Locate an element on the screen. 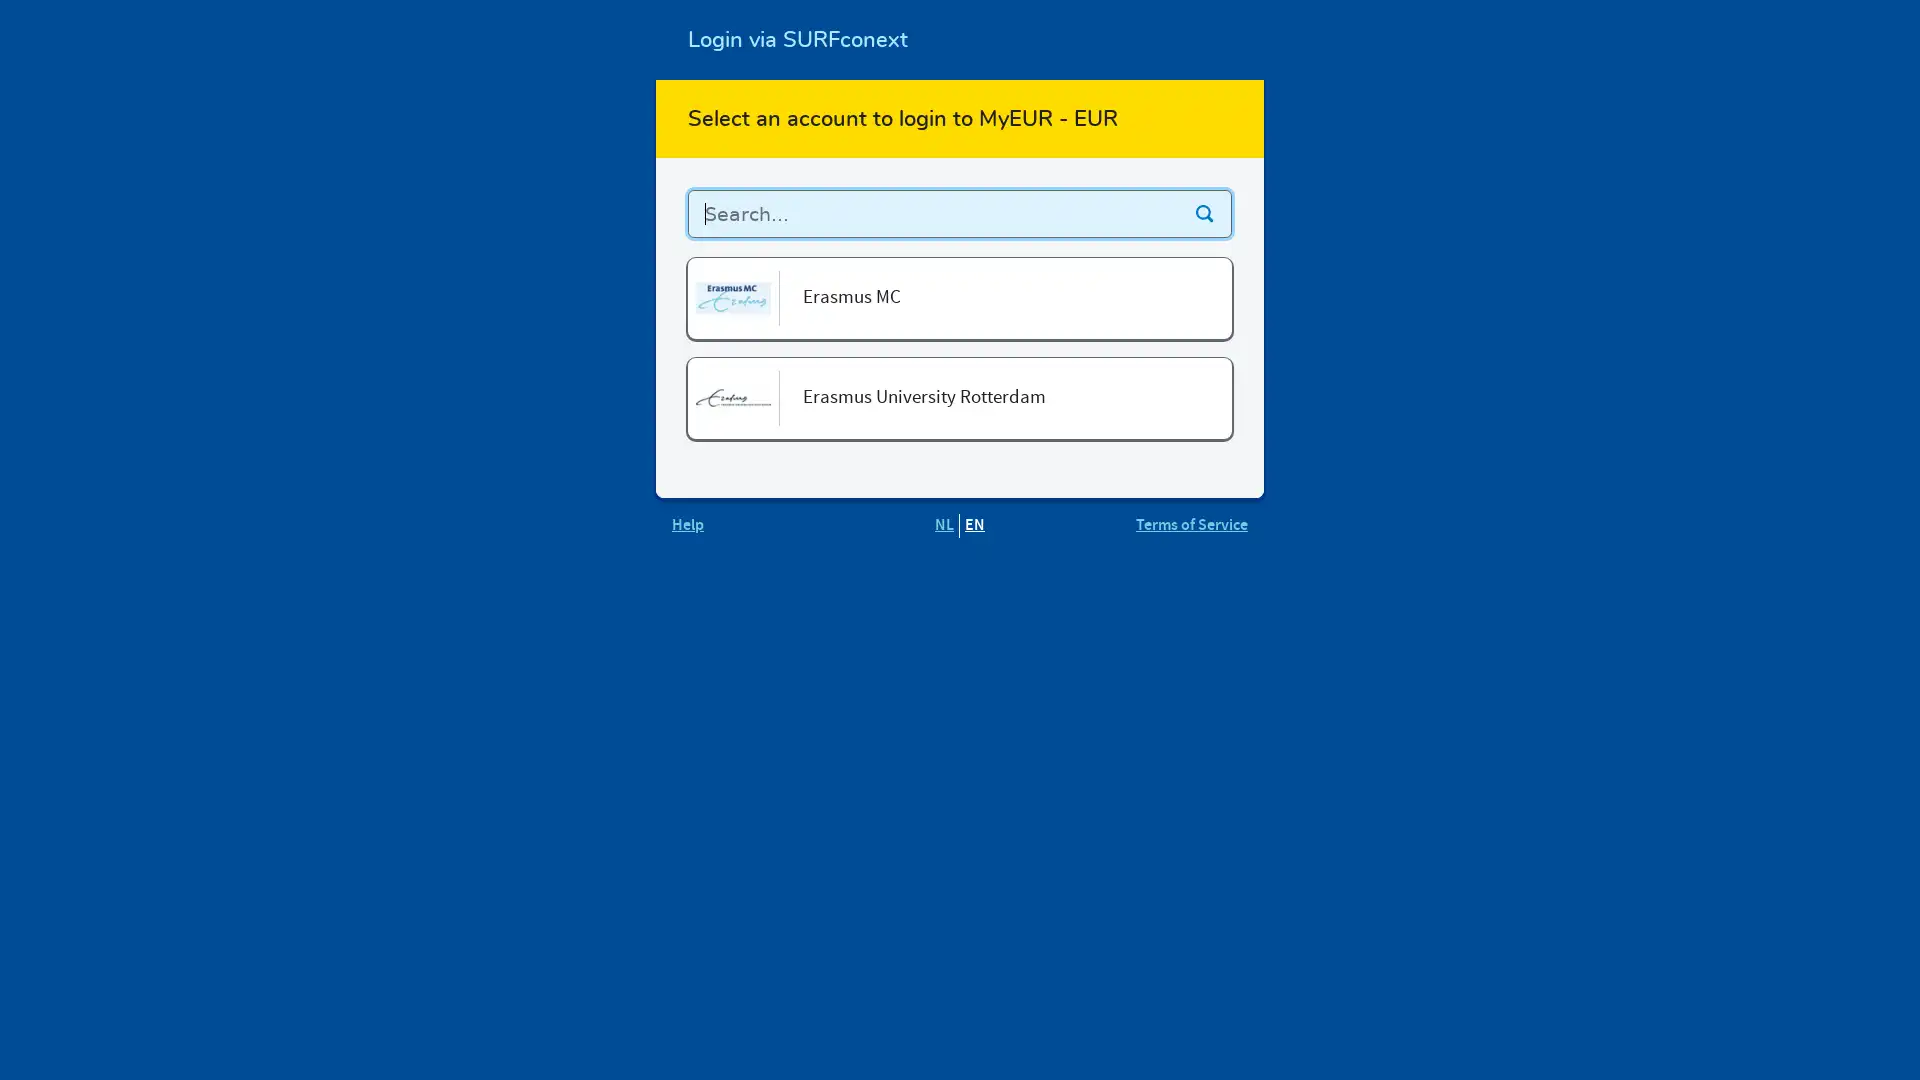  Login is located at coordinates (1175, 315).